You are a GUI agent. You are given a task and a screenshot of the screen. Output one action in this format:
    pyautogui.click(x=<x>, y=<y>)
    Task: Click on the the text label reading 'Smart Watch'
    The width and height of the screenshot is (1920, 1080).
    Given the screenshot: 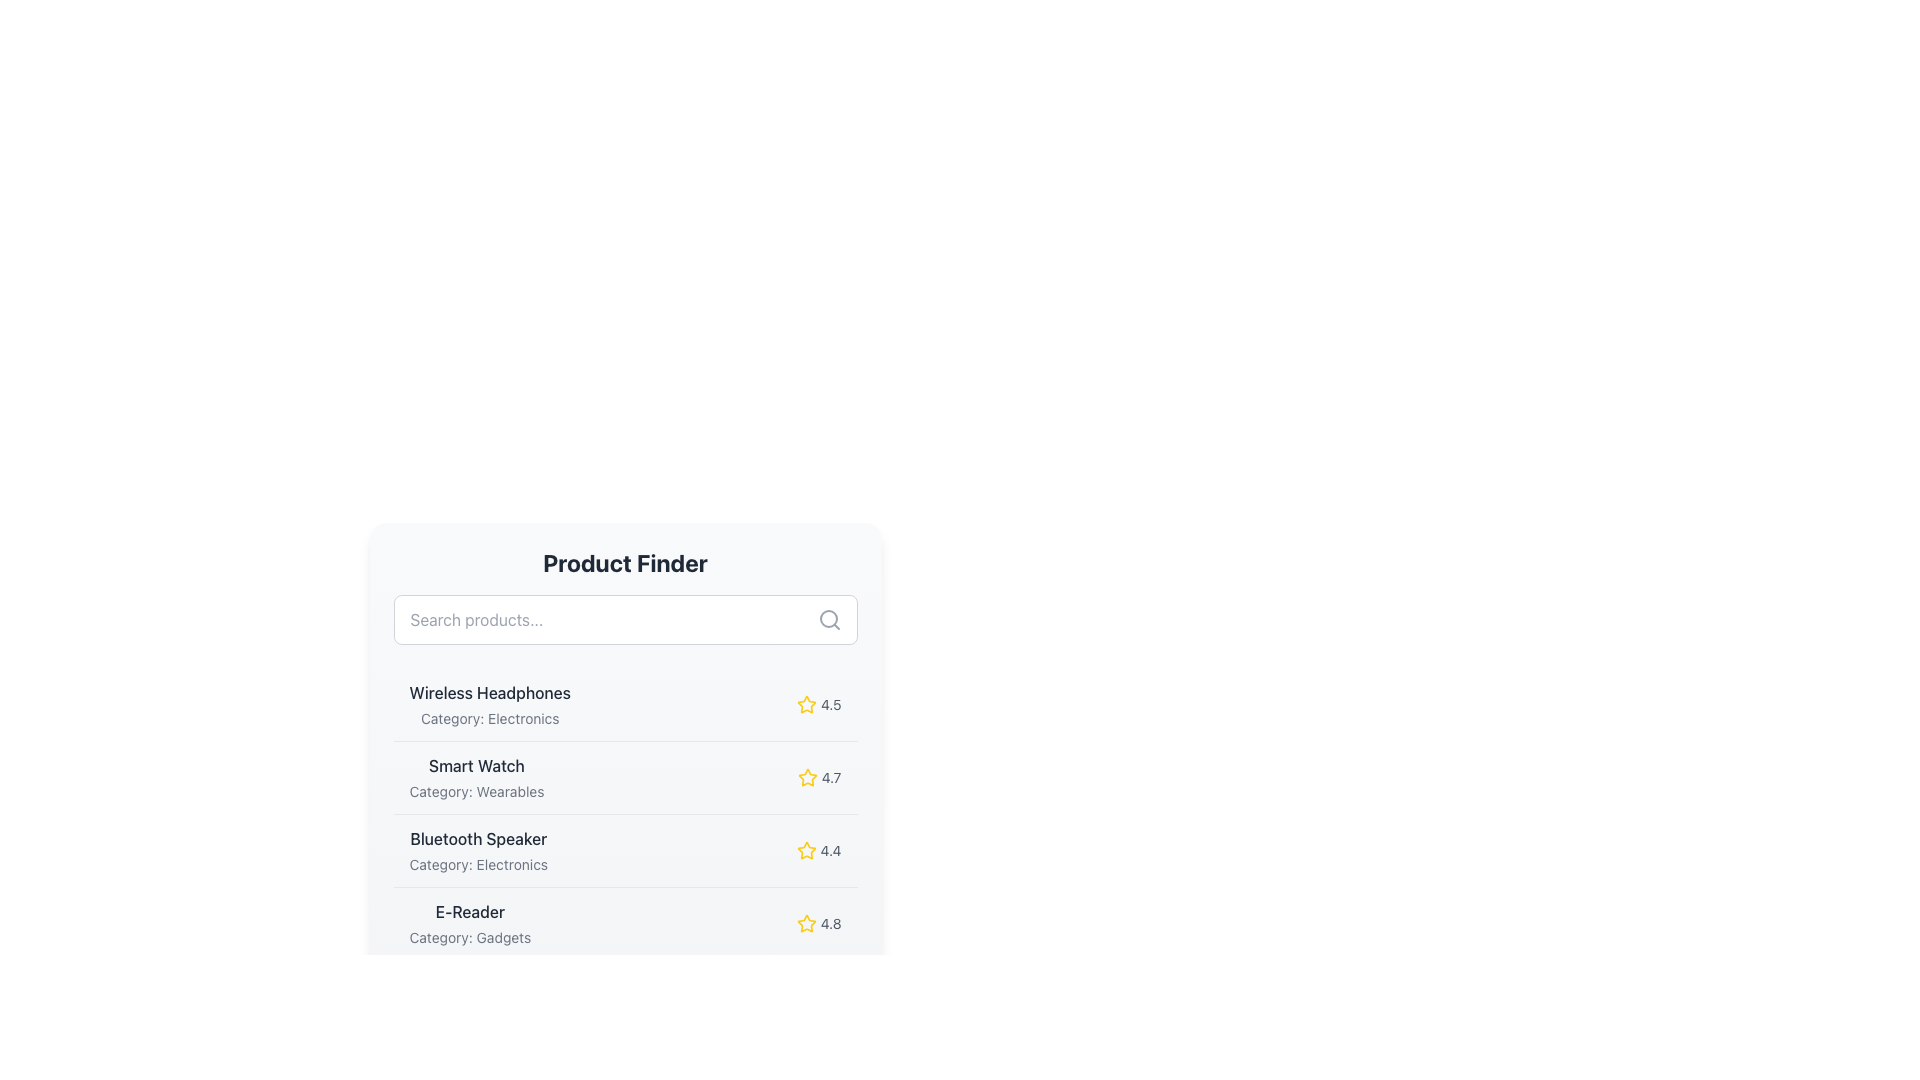 What is the action you would take?
    pyautogui.click(x=475, y=765)
    